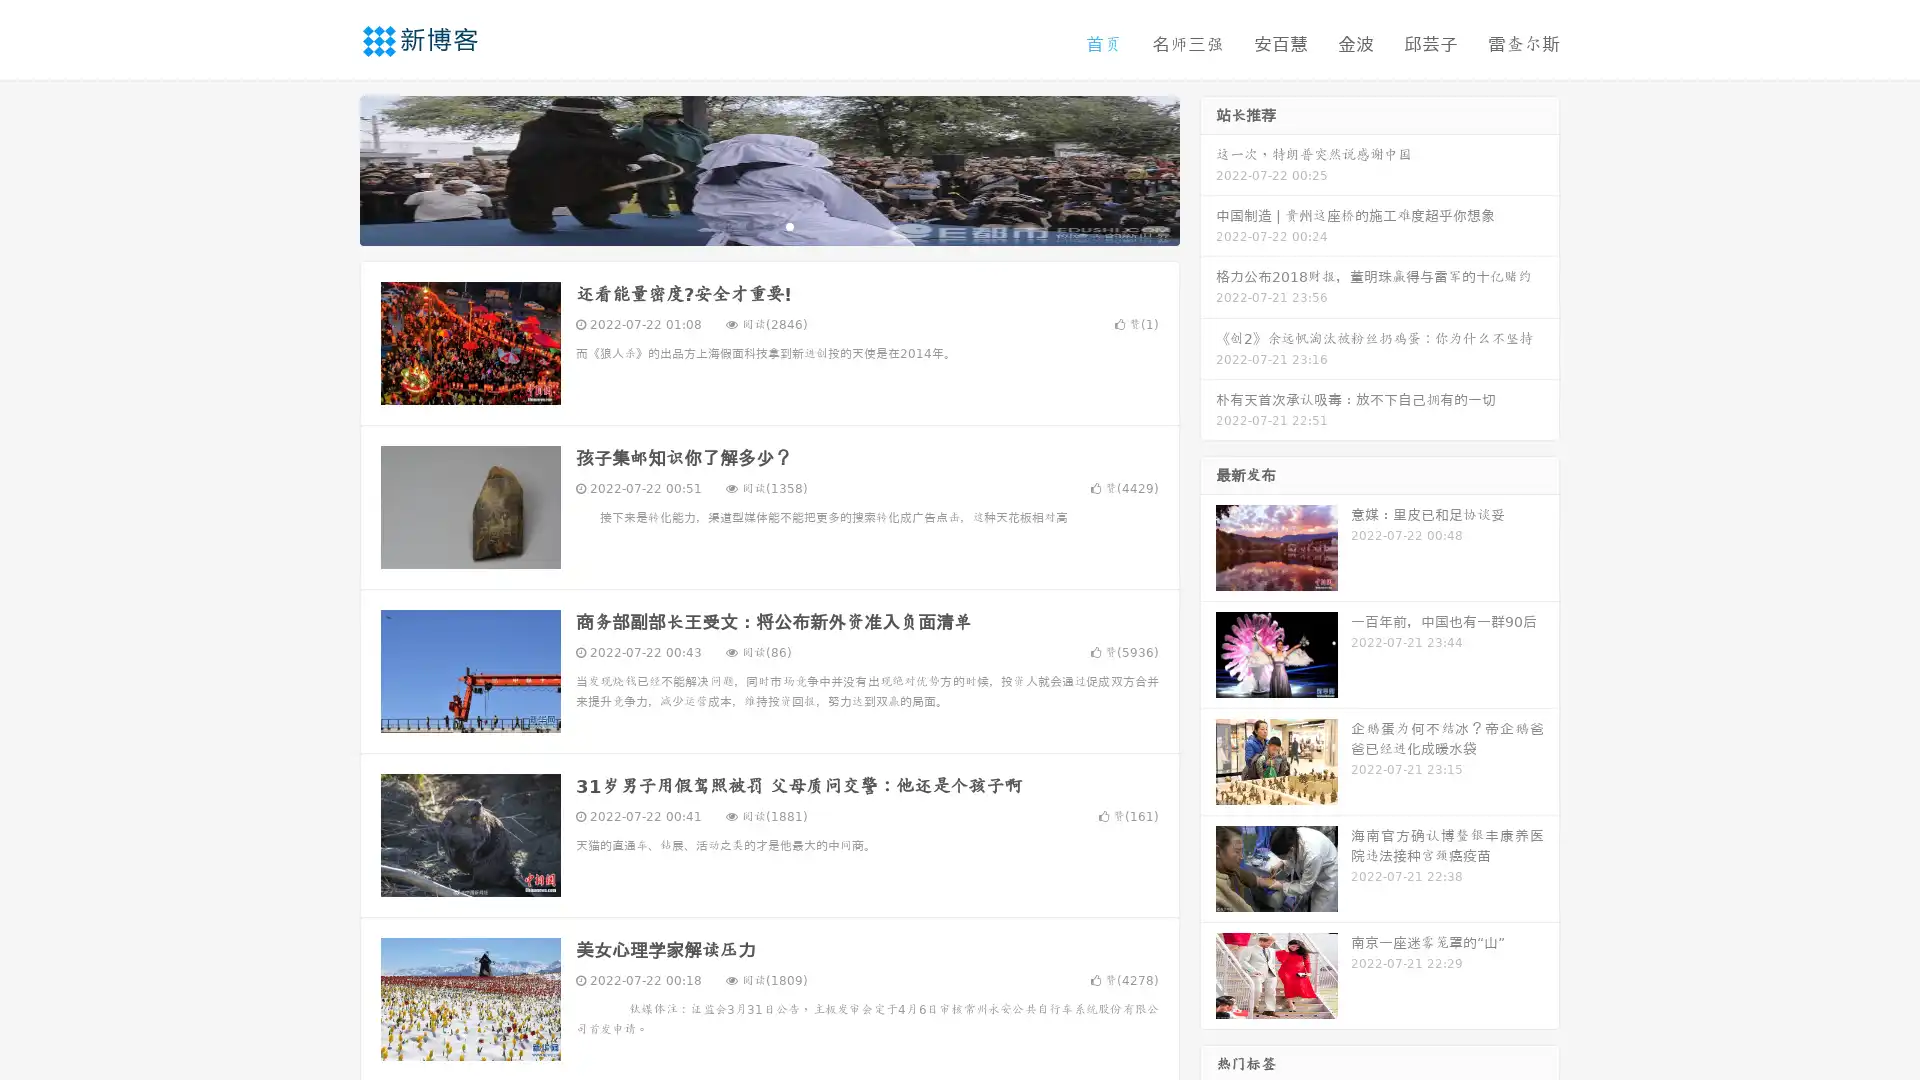 This screenshot has width=1920, height=1080. What do you see at coordinates (330, 168) in the screenshot?
I see `Previous slide` at bounding box center [330, 168].